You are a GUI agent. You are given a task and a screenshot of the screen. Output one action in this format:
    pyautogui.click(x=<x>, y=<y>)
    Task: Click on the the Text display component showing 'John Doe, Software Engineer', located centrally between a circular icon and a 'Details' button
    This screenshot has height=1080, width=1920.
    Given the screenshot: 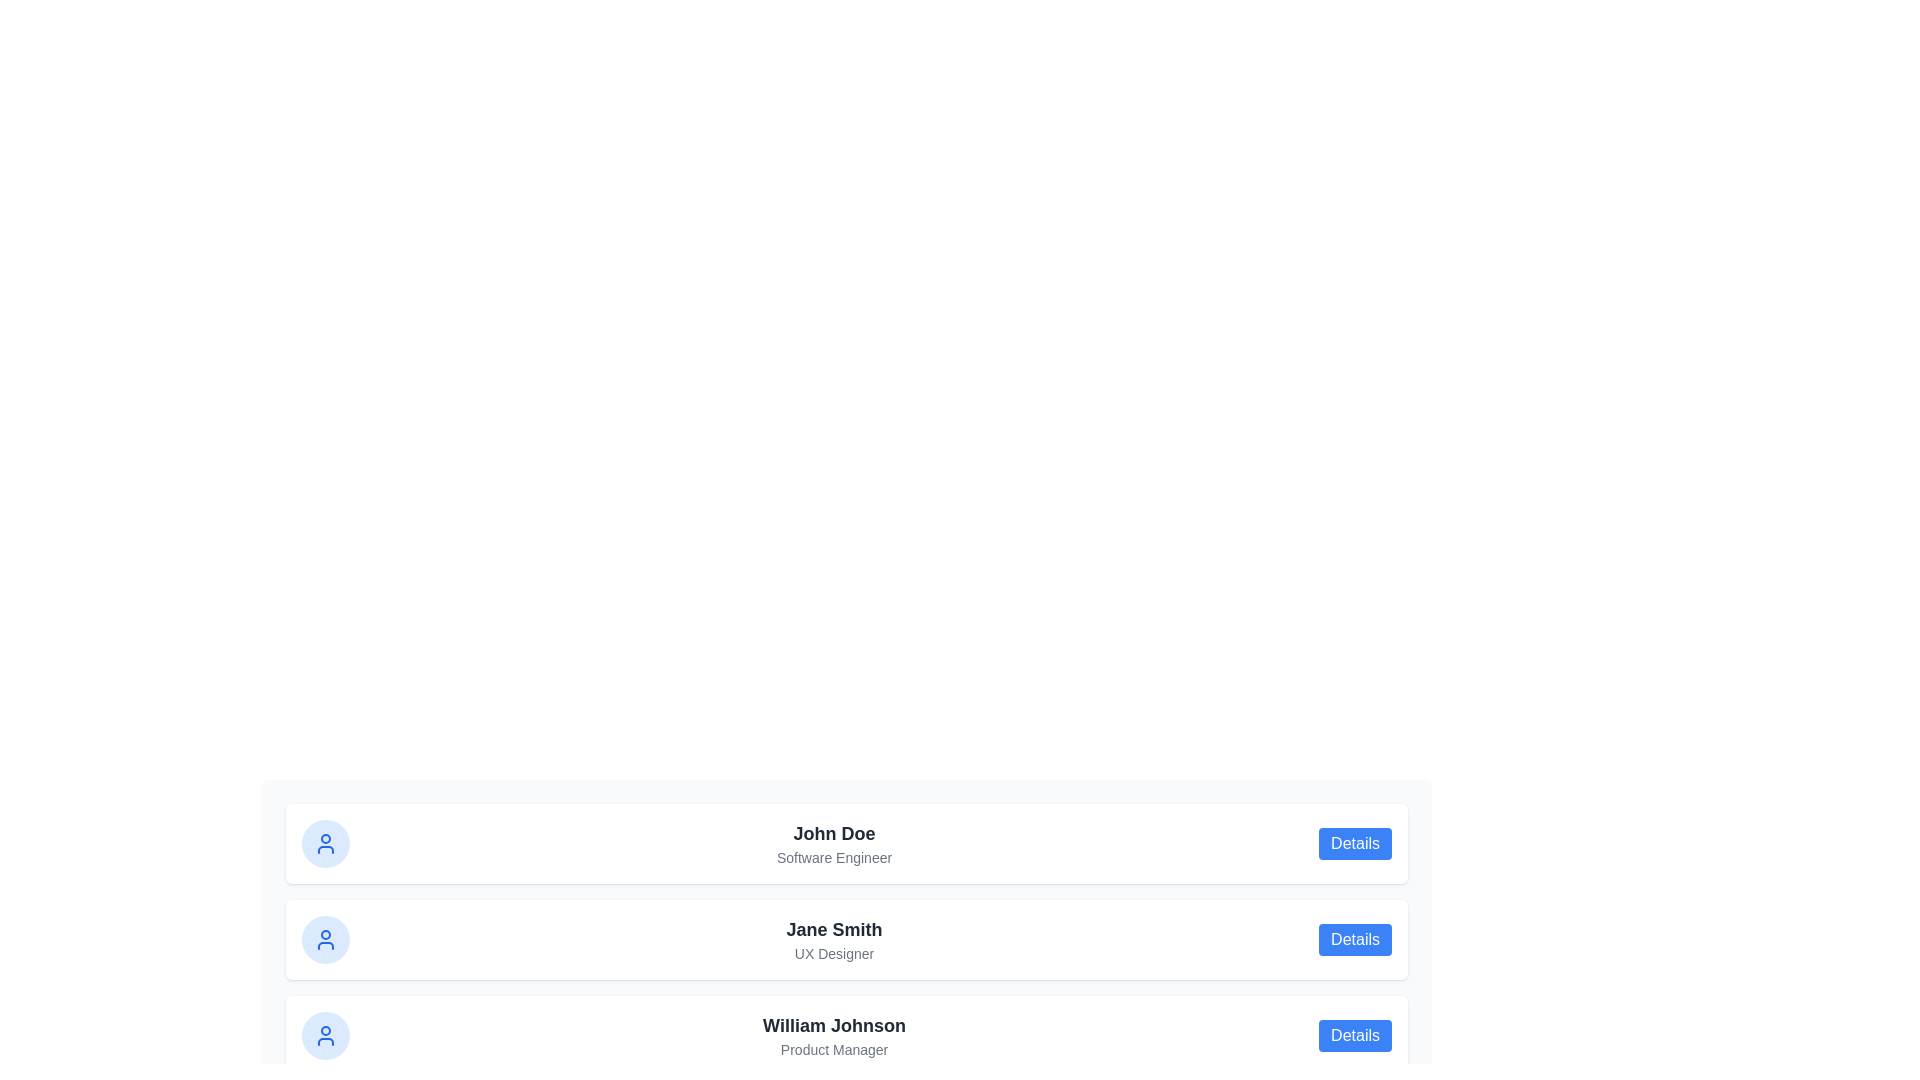 What is the action you would take?
    pyautogui.click(x=834, y=844)
    